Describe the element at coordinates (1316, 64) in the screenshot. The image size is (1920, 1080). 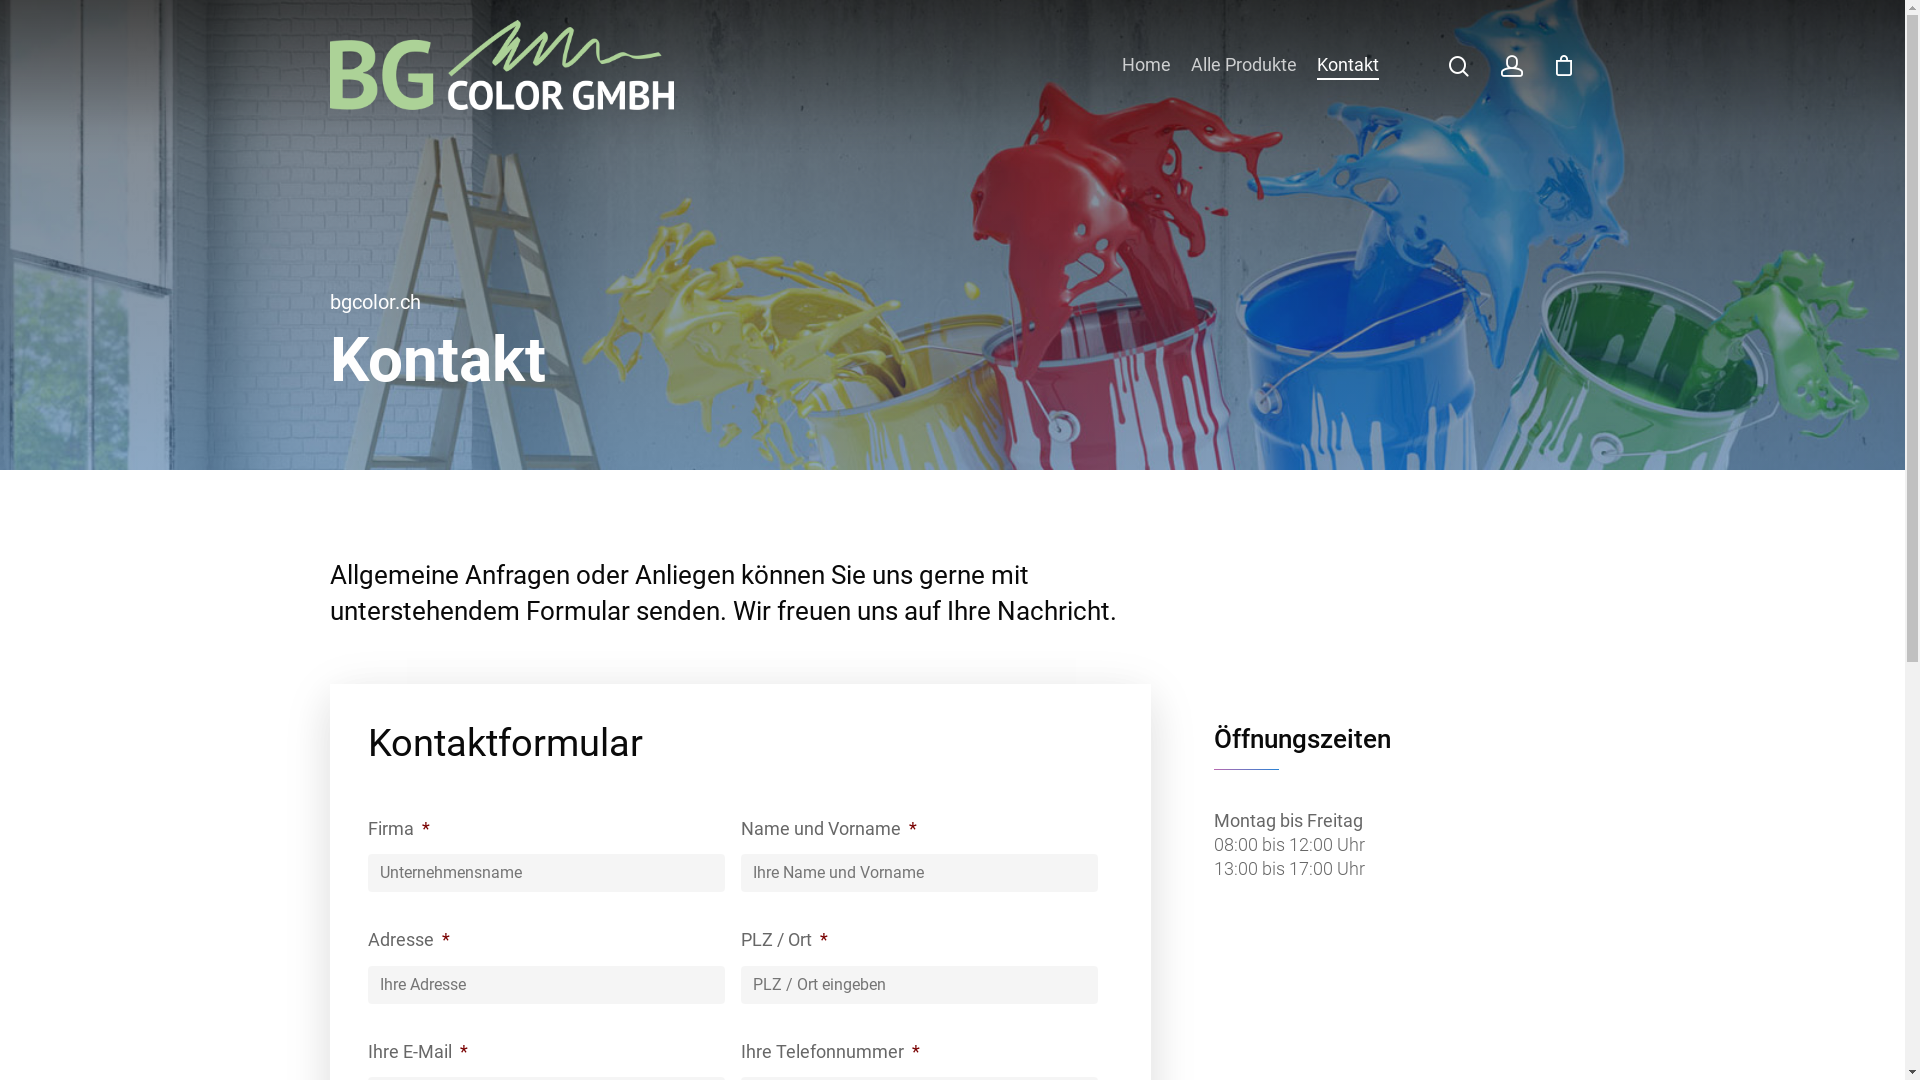
I see `'Kontakt'` at that location.